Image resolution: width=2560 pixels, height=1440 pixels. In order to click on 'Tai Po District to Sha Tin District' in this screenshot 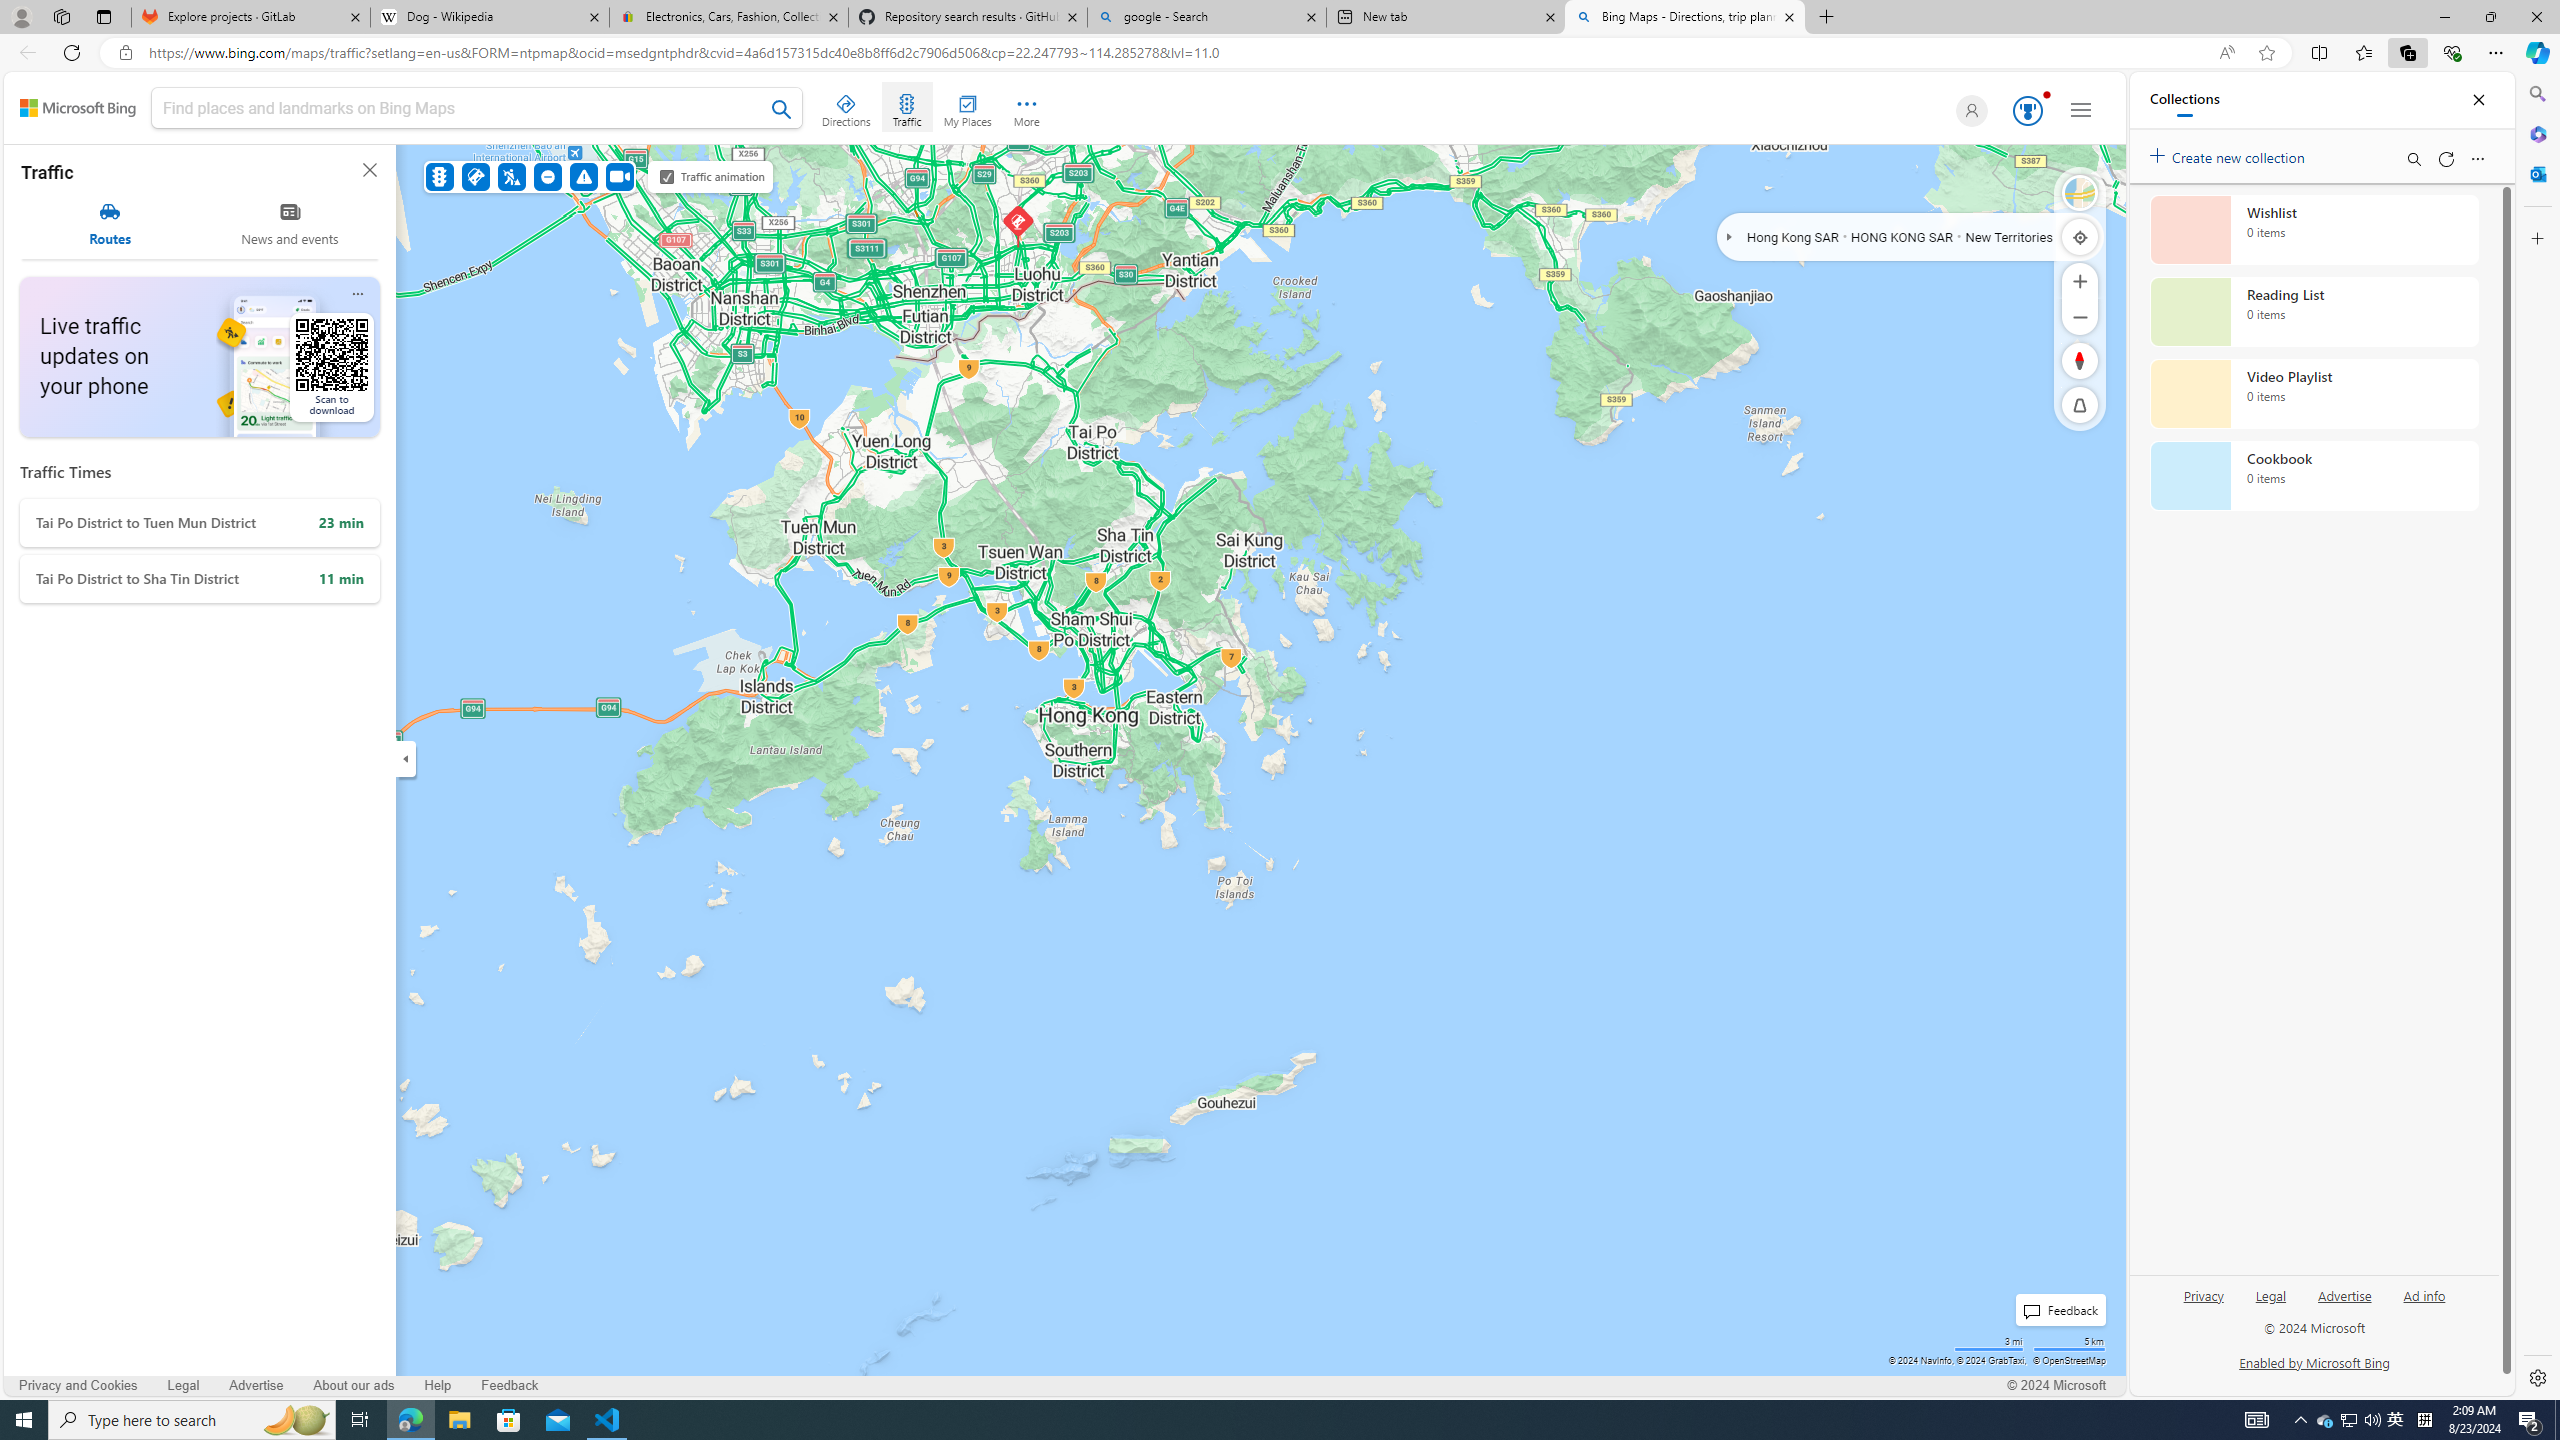, I will do `click(199, 578)`.